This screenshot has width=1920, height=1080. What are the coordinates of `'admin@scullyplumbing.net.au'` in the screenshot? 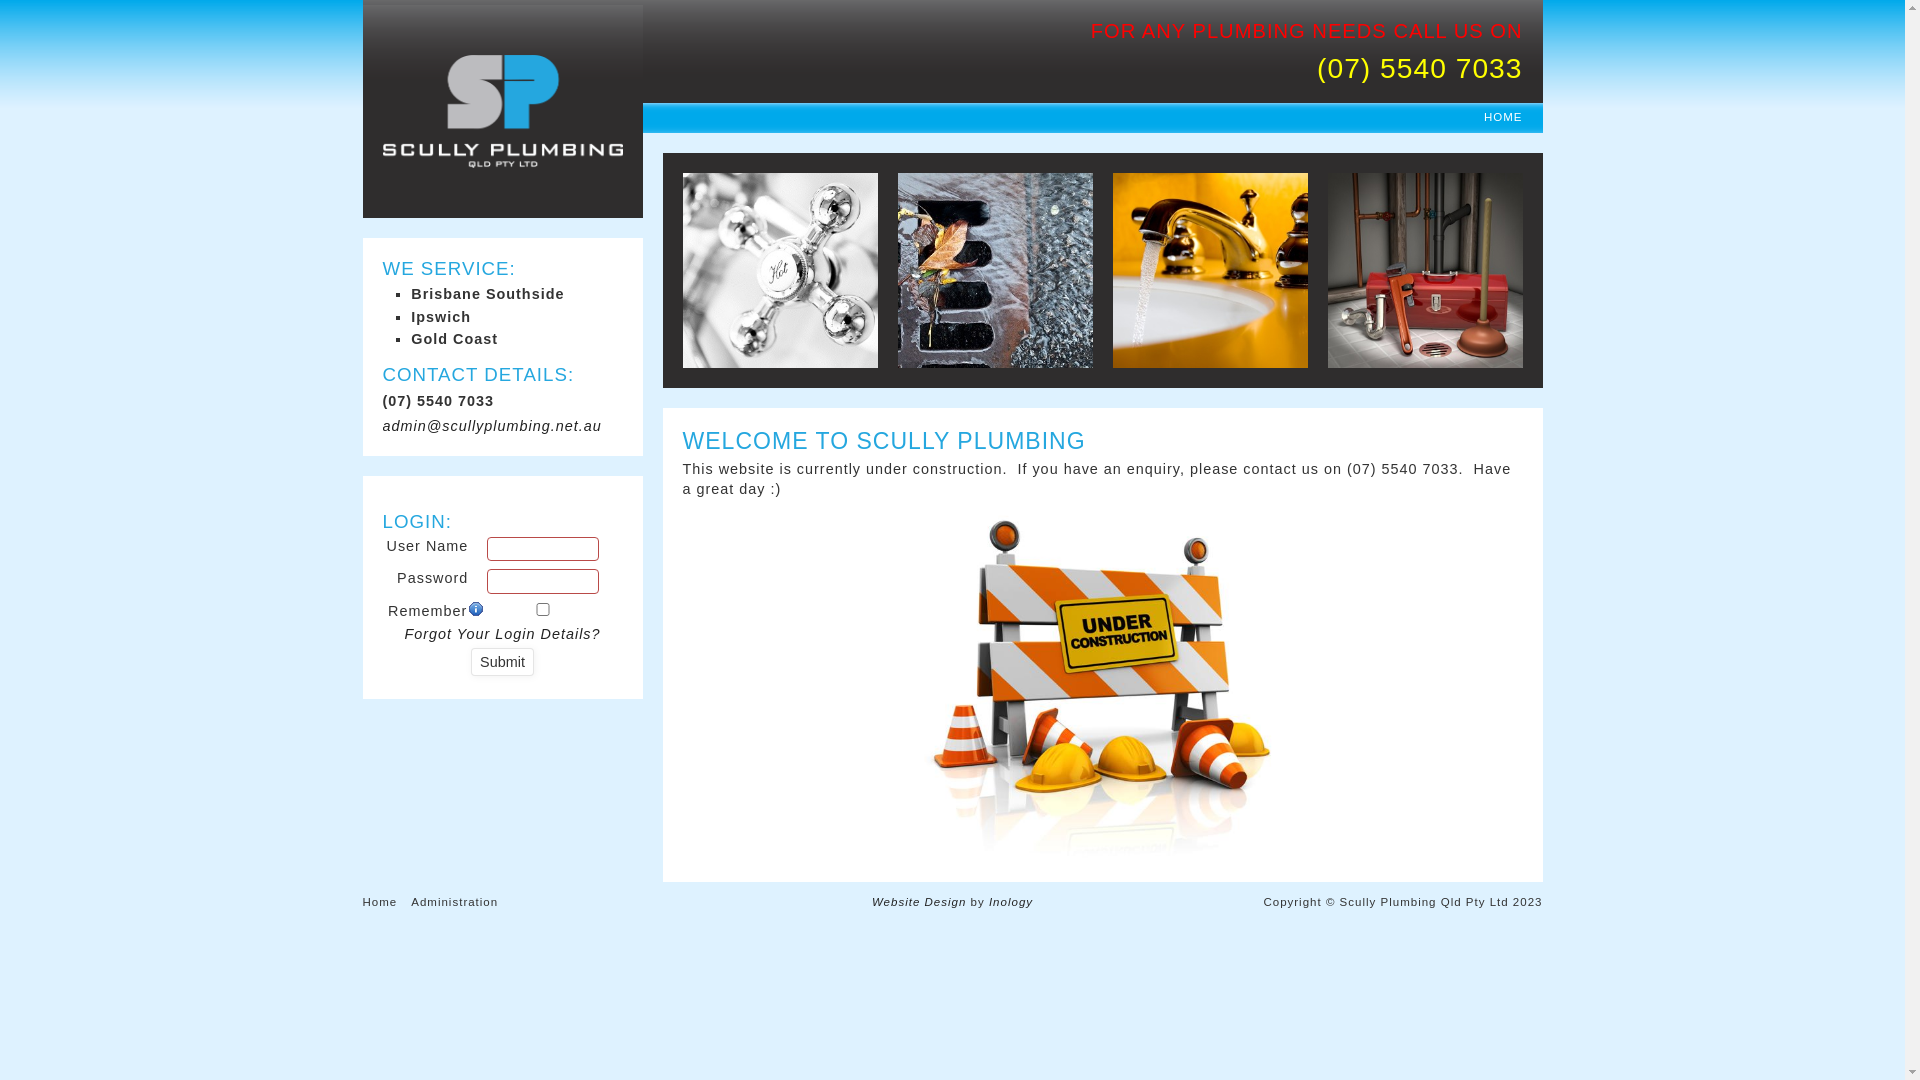 It's located at (502, 425).